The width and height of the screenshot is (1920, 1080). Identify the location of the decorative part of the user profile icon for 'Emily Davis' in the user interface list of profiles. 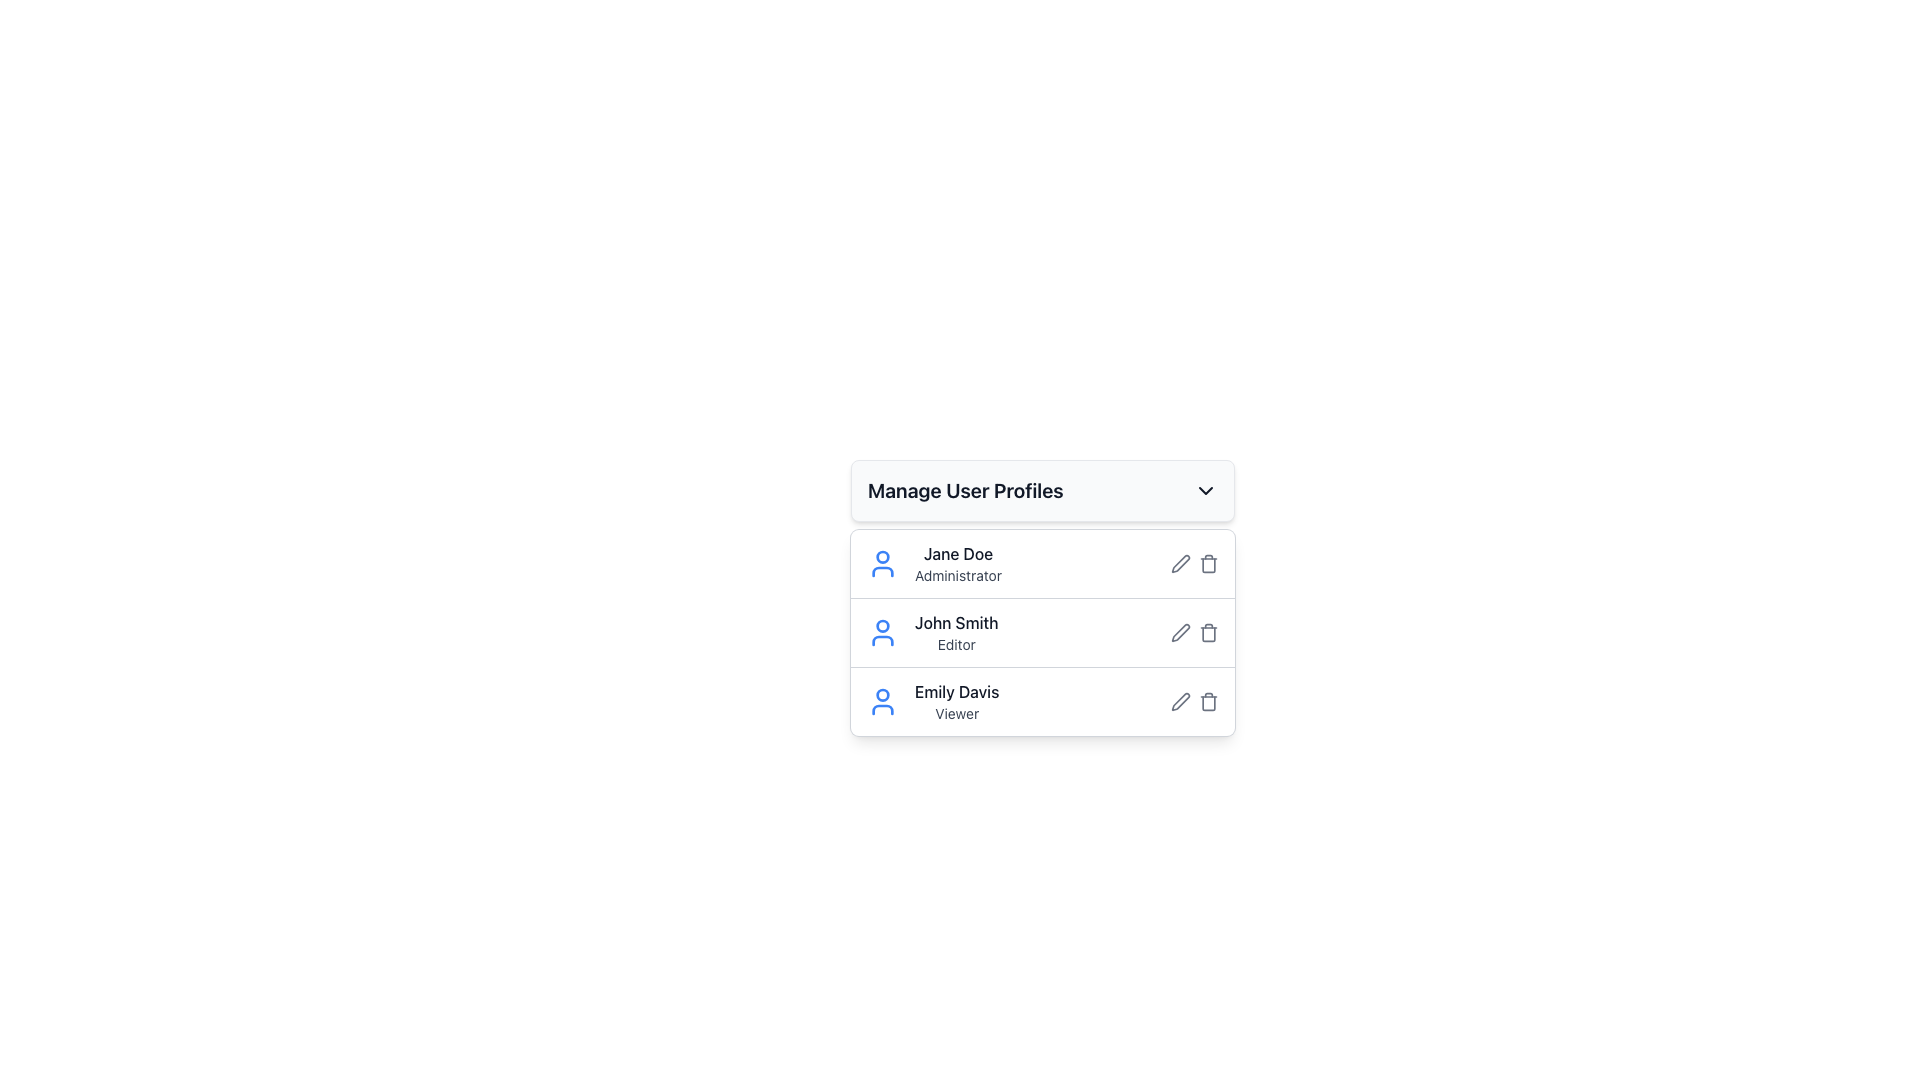
(882, 708).